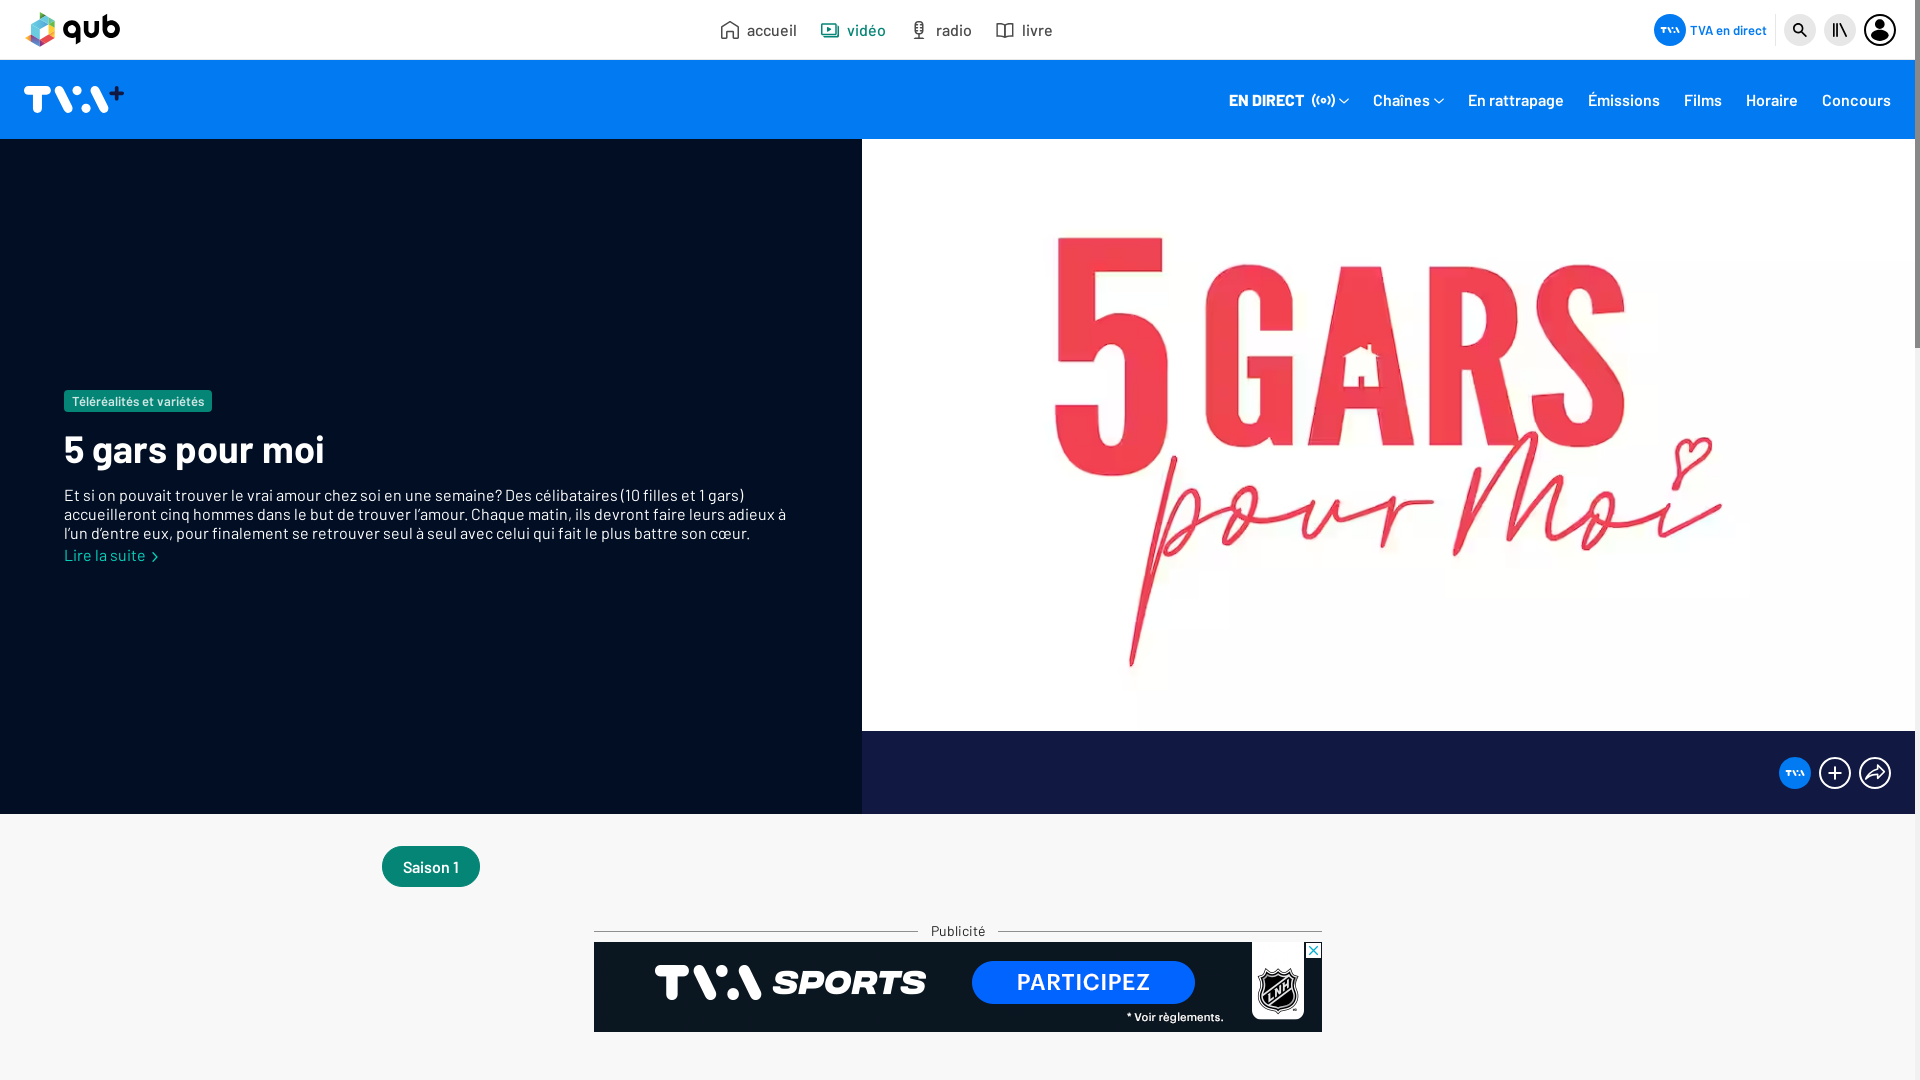 The height and width of the screenshot is (1080, 1920). Describe the element at coordinates (1289, 101) in the screenshot. I see `'EN DIRECT'` at that location.